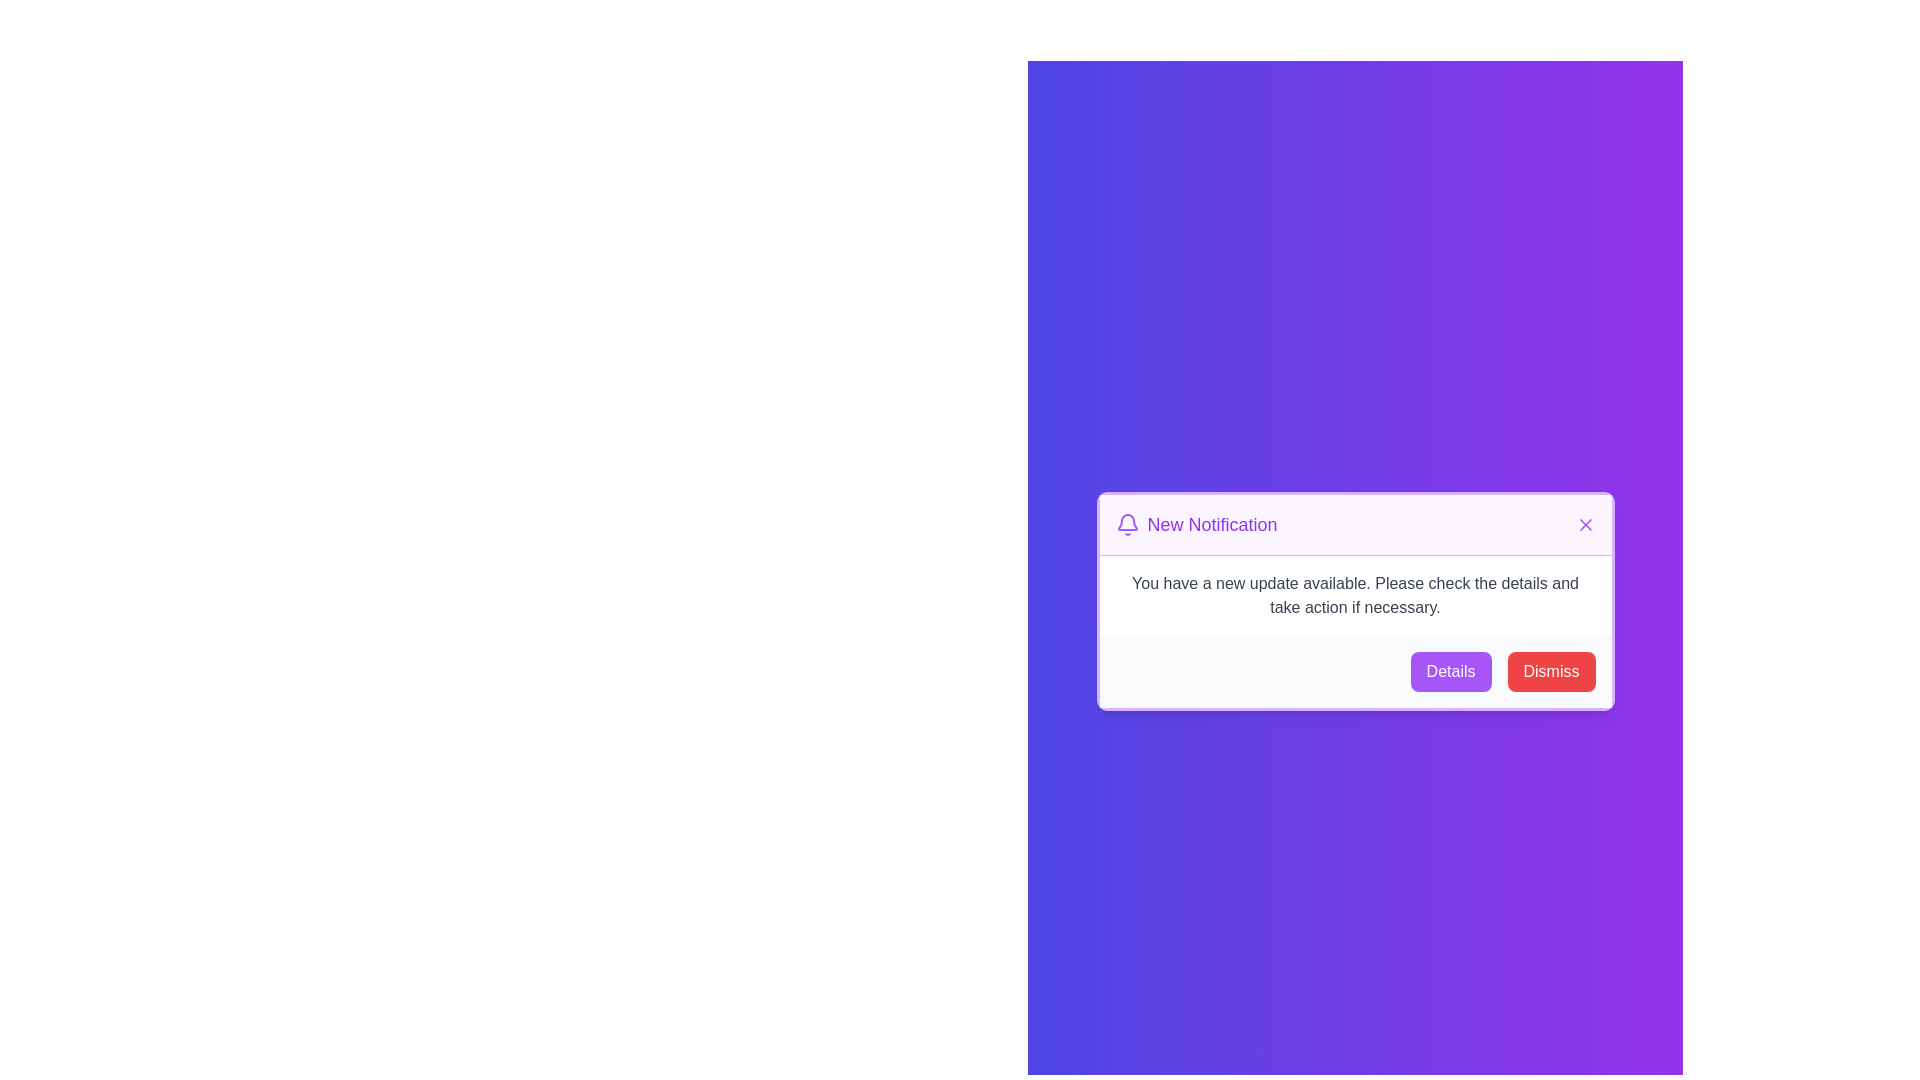  Describe the element at coordinates (1584, 523) in the screenshot. I see `the second line of the cross icon within the SVG component located in the top-right corner of the notification card to indicate interactivity` at that location.